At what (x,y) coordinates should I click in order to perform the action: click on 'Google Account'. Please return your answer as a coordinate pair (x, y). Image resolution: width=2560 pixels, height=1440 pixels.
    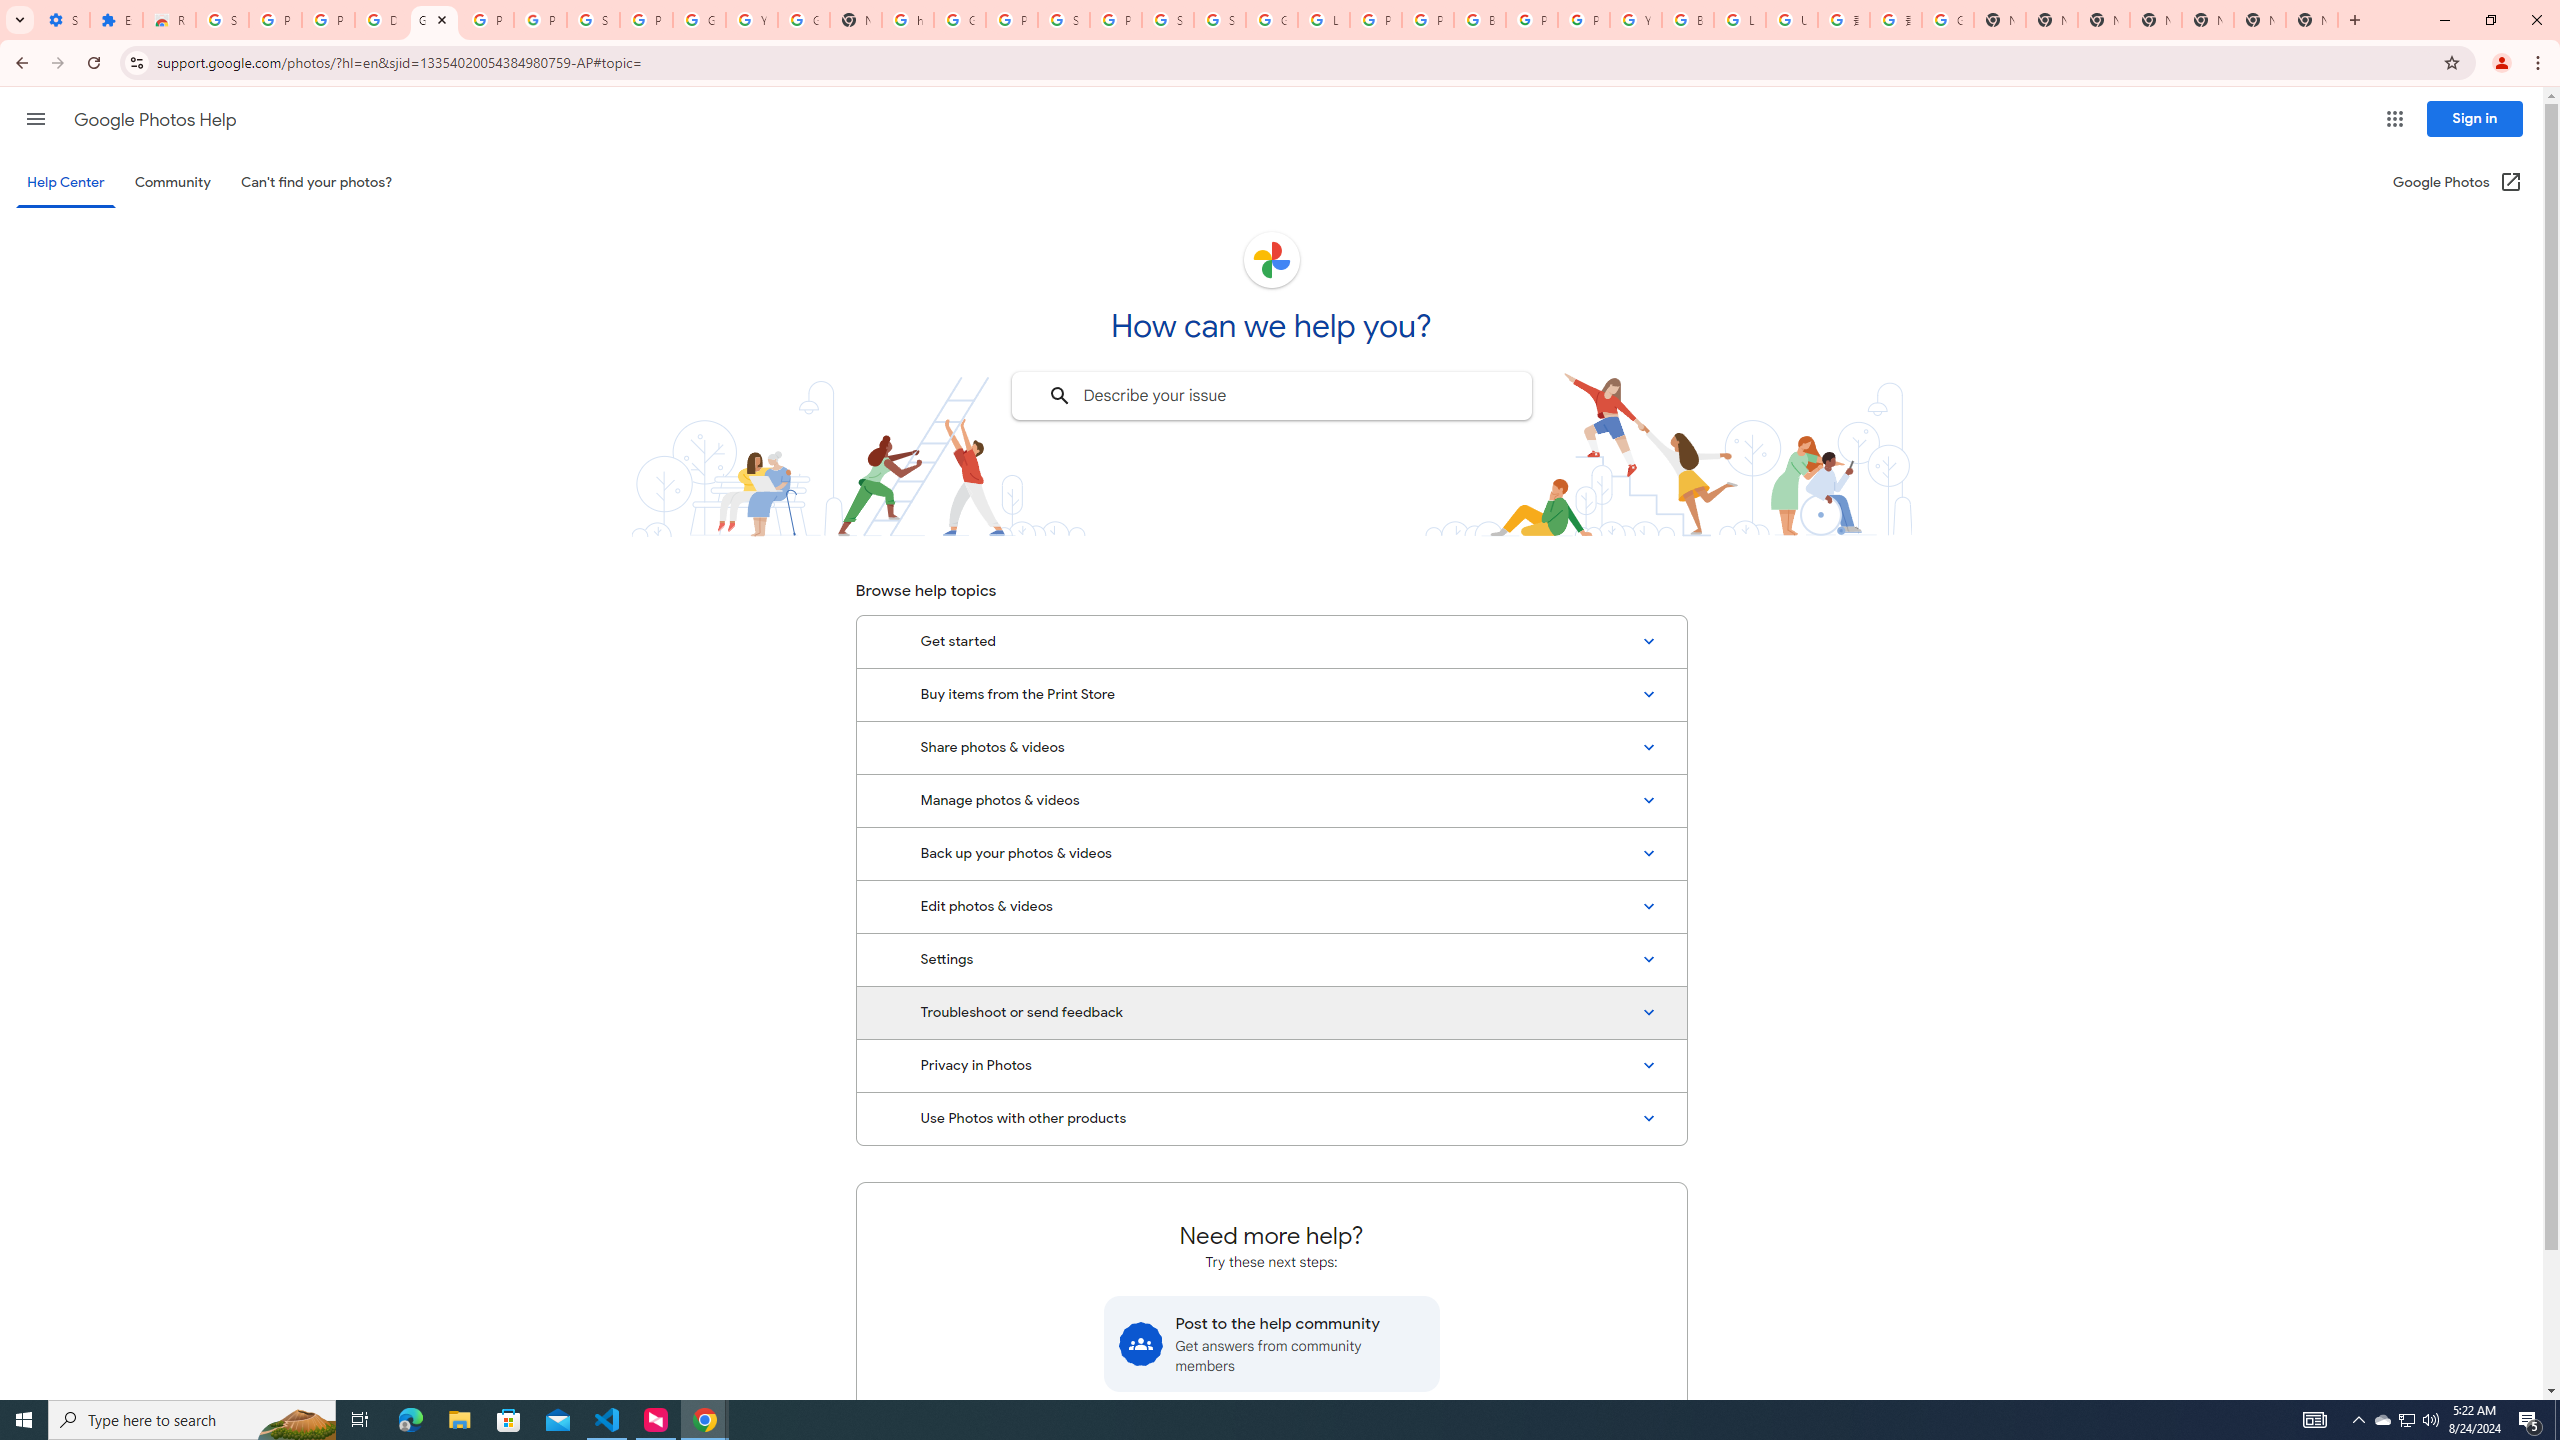
    Looking at the image, I should click on (697, 19).